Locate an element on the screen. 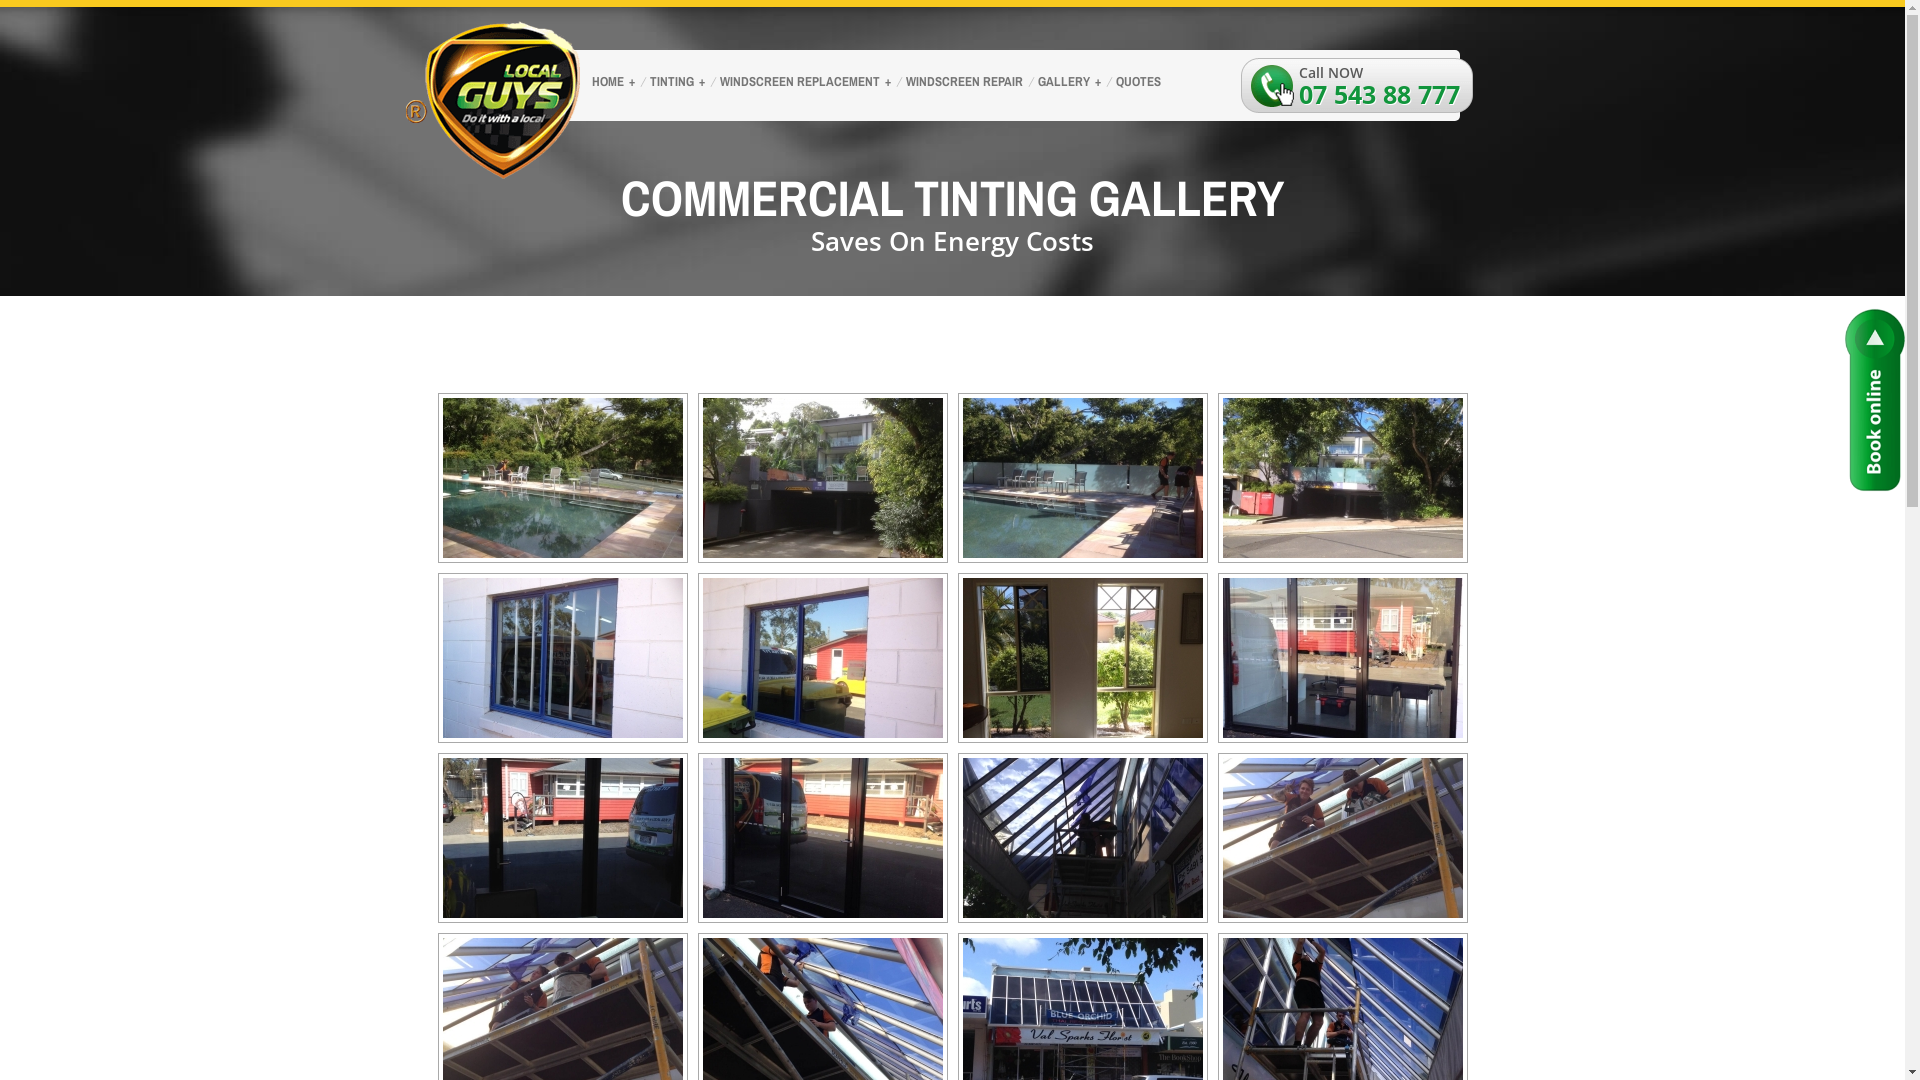 This screenshot has height=1080, width=1920. 'WINDSCREEN REPAIR' is located at coordinates (961, 83).